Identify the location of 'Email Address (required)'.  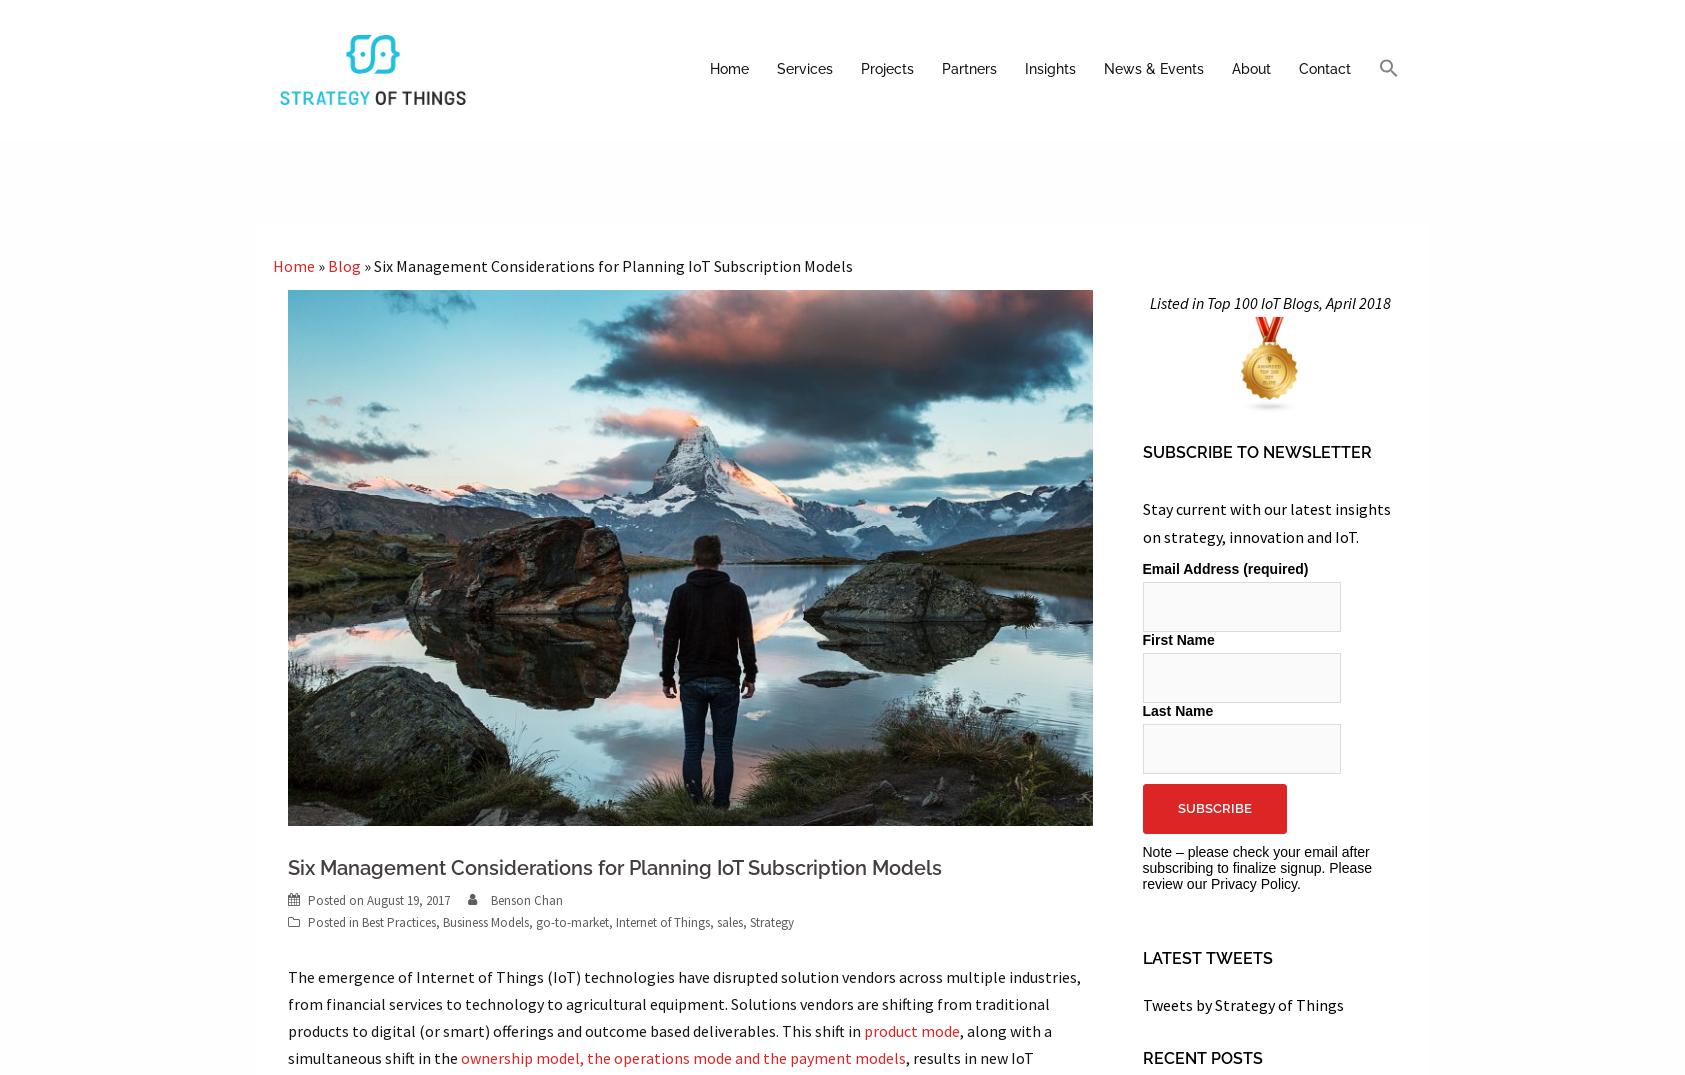
(1140, 568).